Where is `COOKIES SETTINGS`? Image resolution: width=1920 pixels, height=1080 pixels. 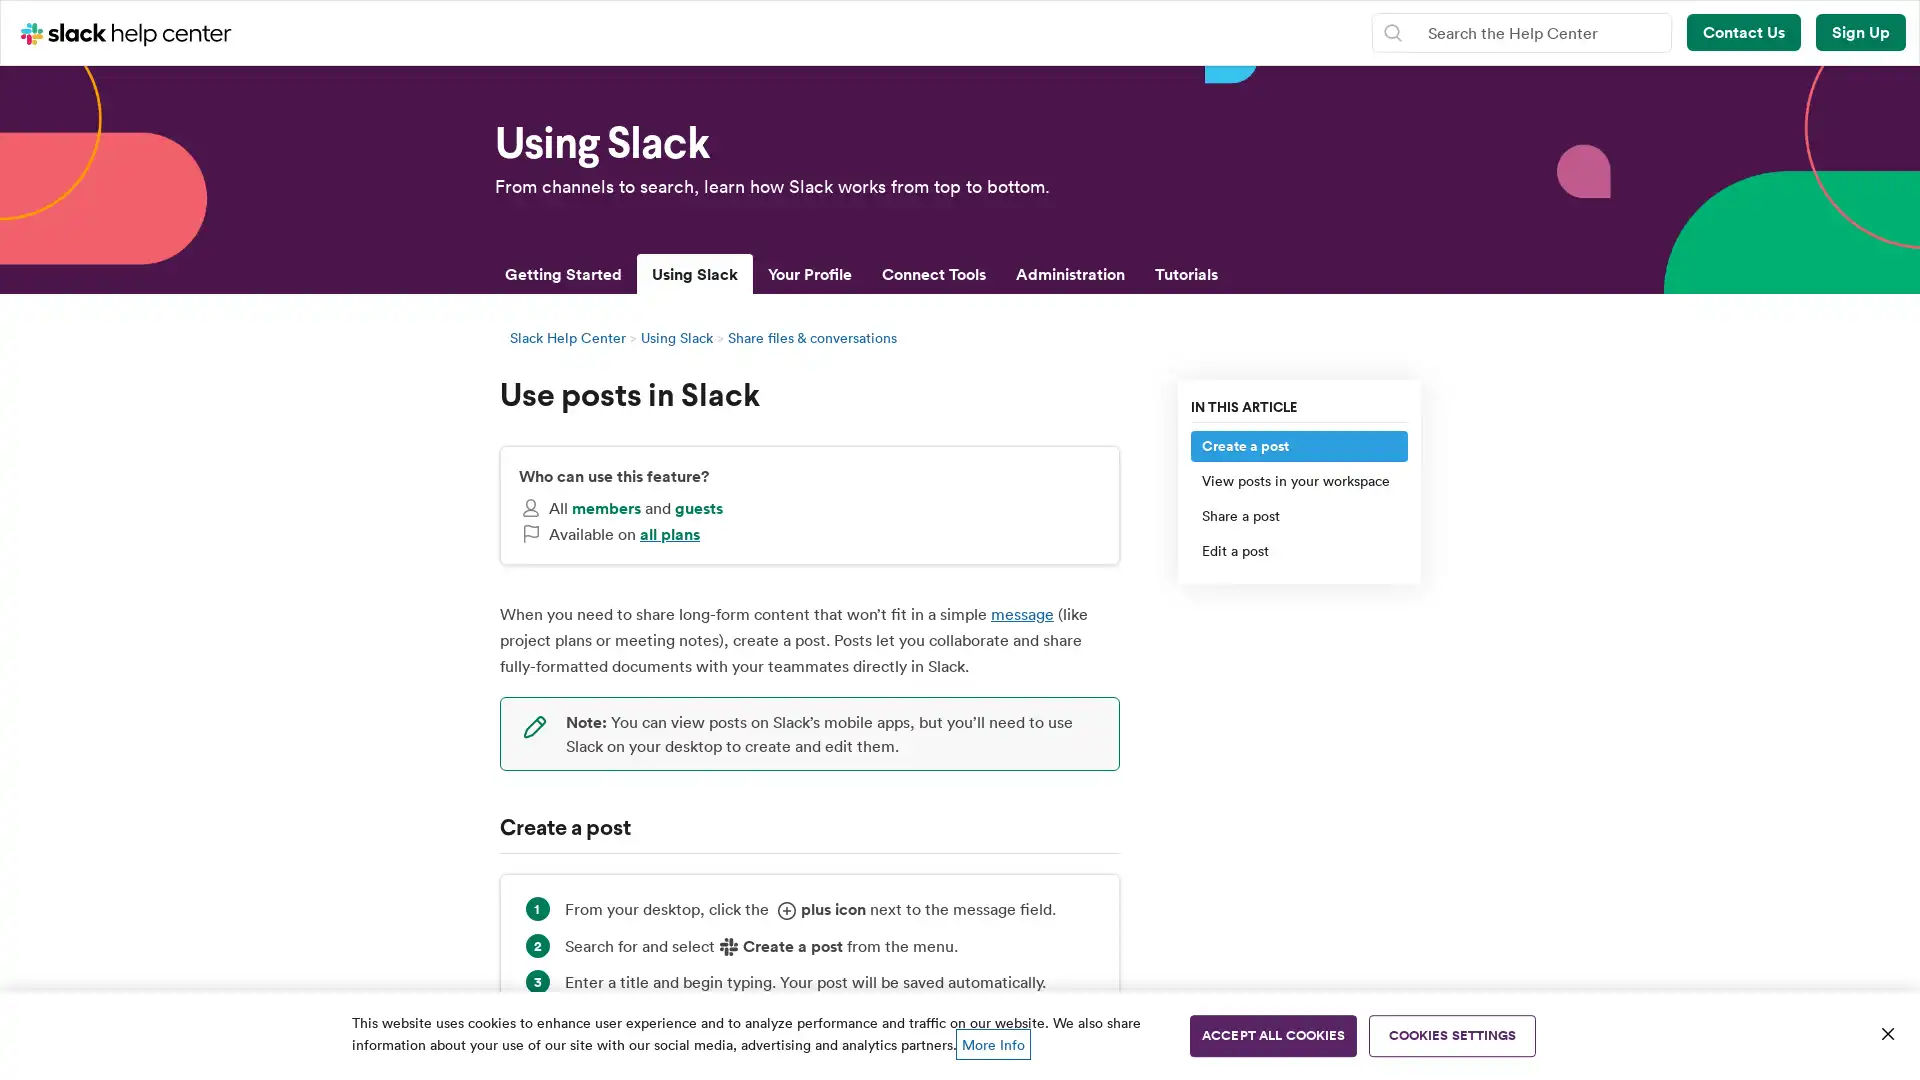
COOKIES SETTINGS is located at coordinates (1452, 1035).